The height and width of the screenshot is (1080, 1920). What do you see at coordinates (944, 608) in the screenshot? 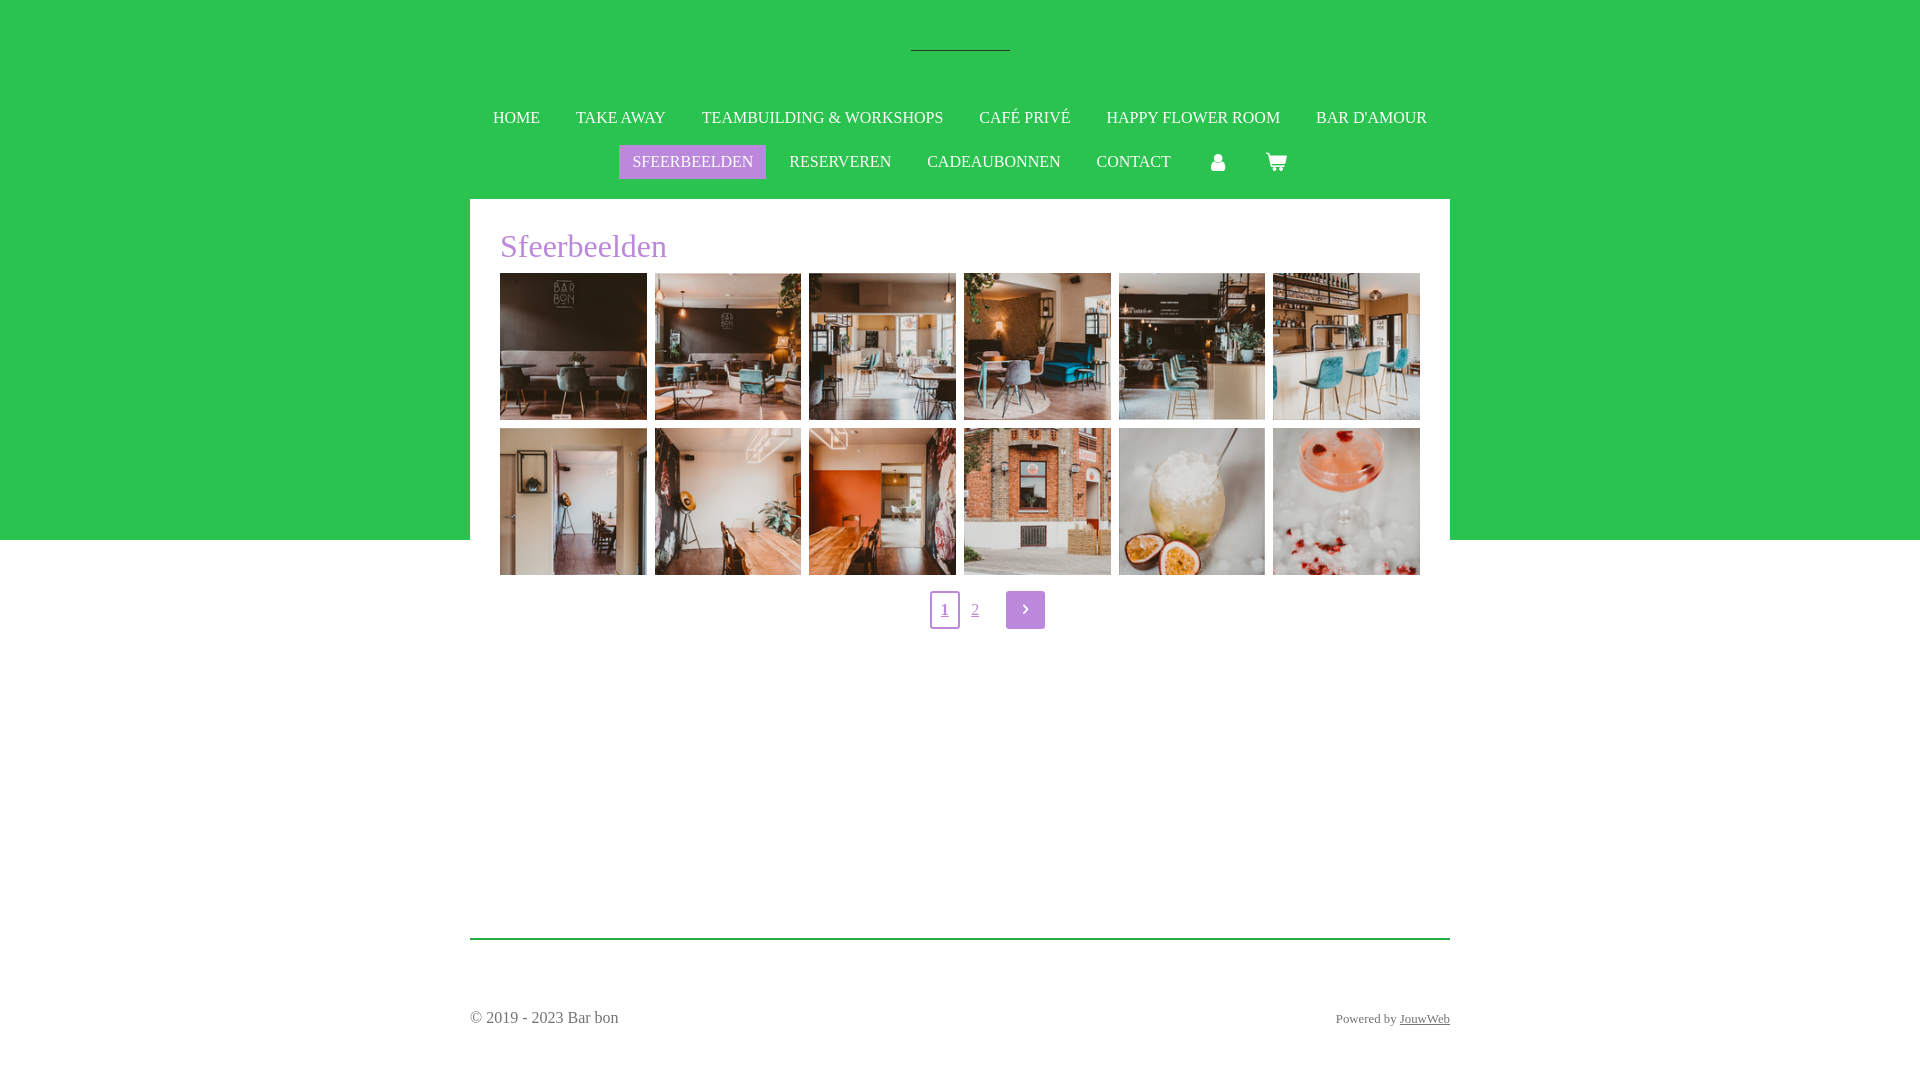
I see `'1'` at bounding box center [944, 608].